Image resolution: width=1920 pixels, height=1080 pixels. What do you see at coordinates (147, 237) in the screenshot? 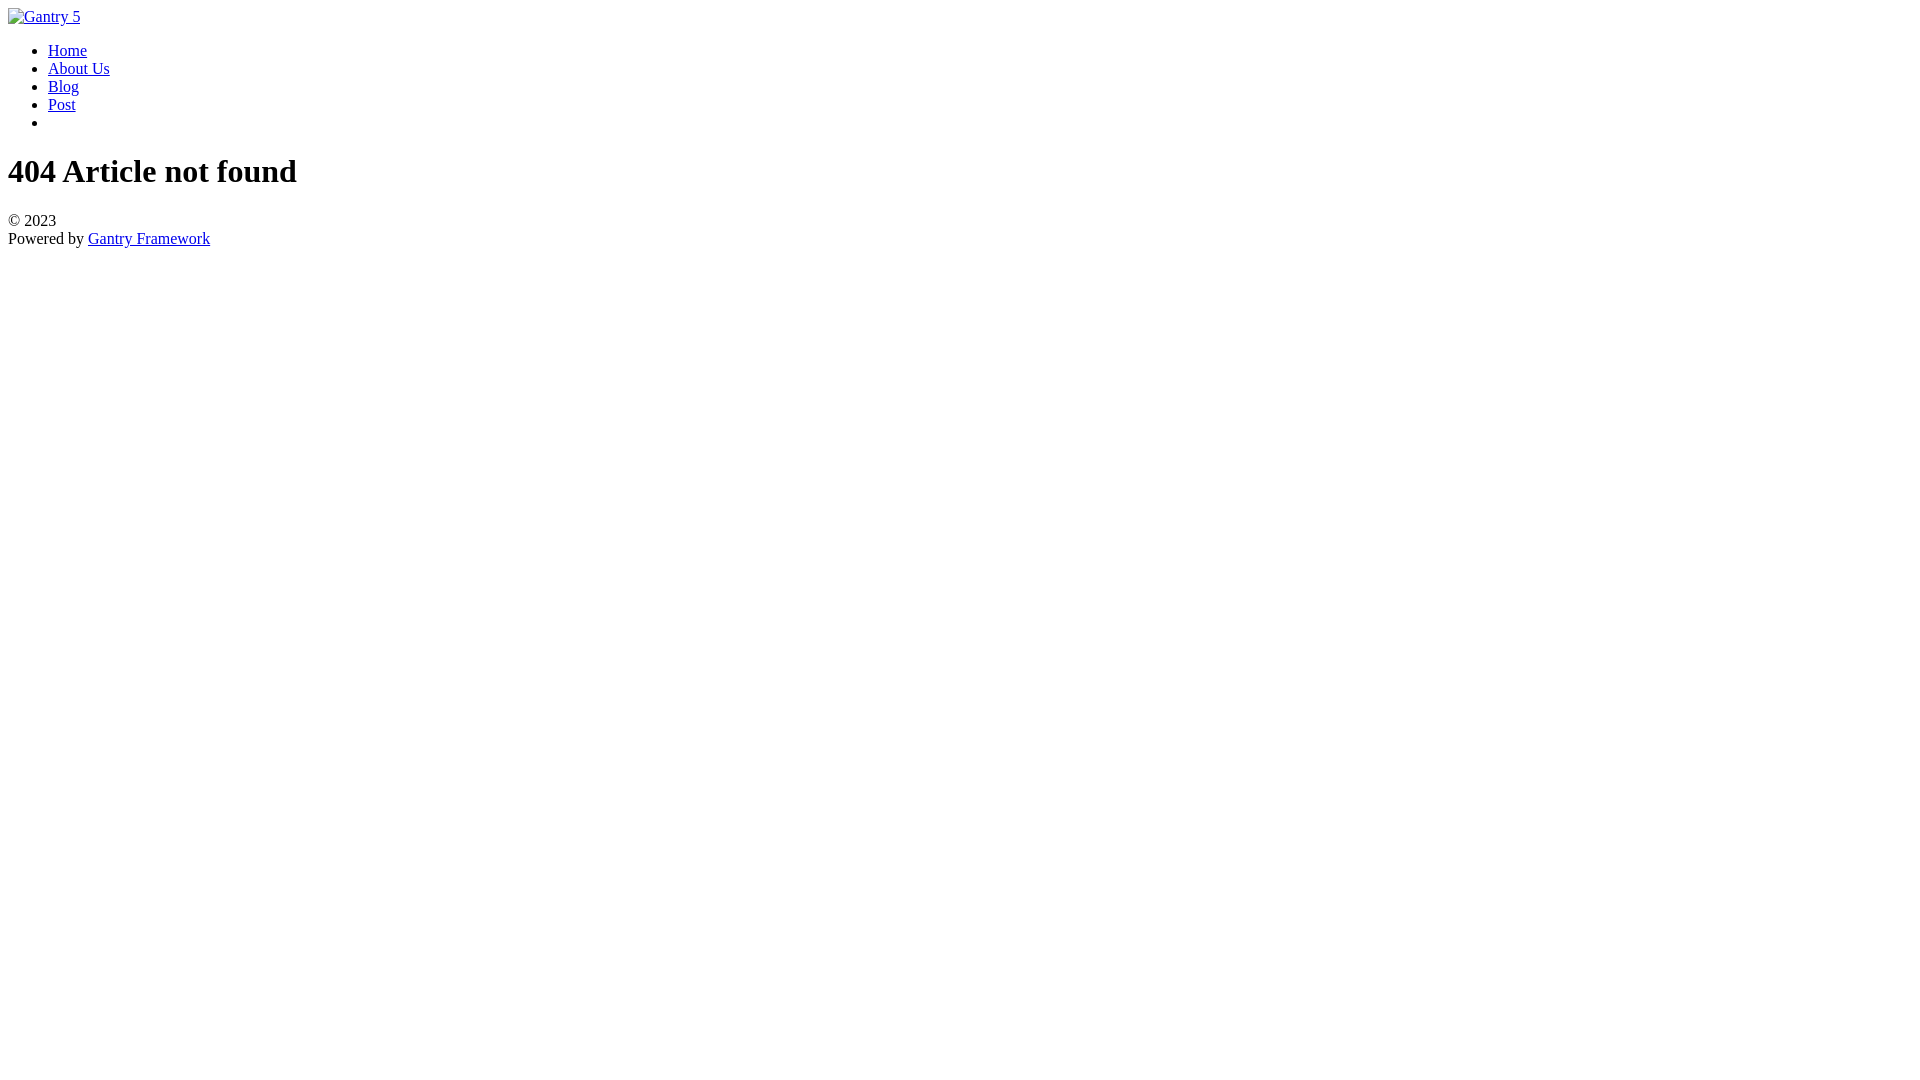
I see `'Gantry Framework'` at bounding box center [147, 237].